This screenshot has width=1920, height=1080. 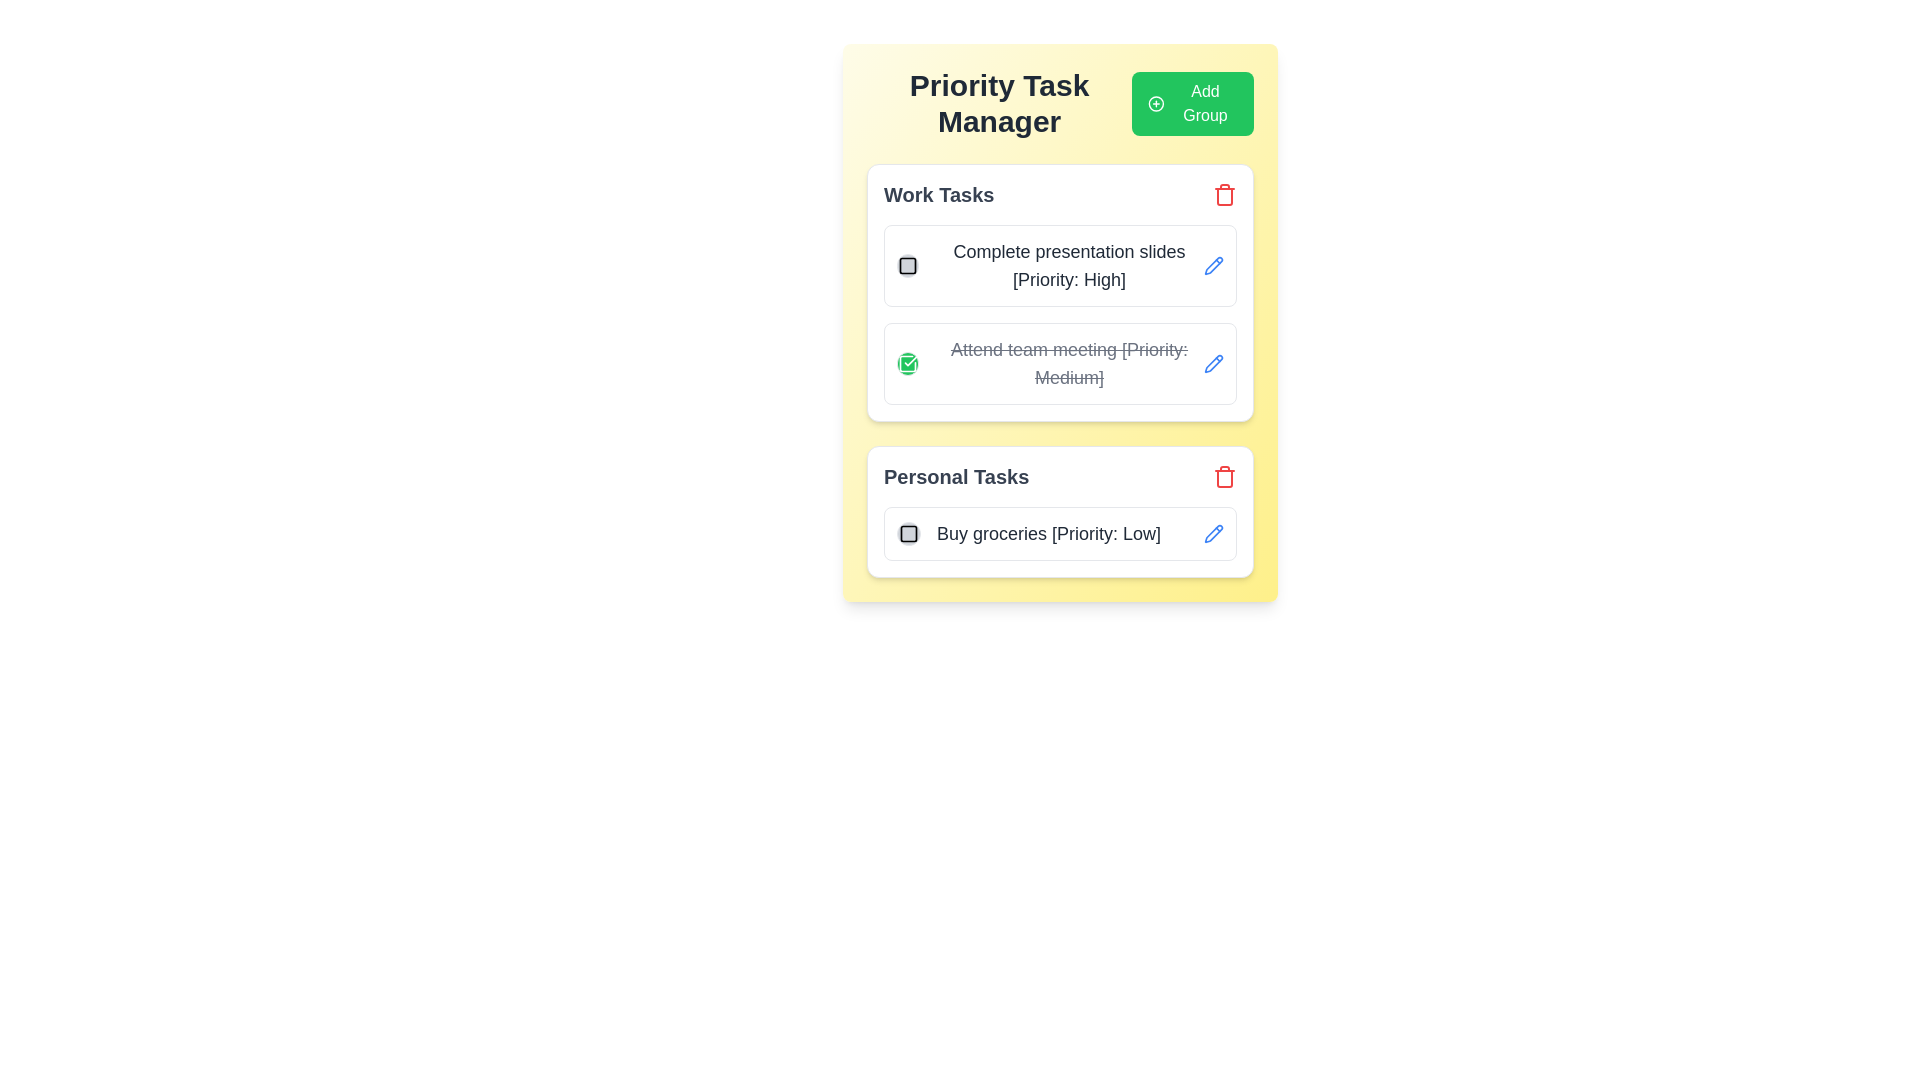 I want to click on the checkbox for the task 'Buy groceries [Priority: Low]', so click(x=907, y=532).